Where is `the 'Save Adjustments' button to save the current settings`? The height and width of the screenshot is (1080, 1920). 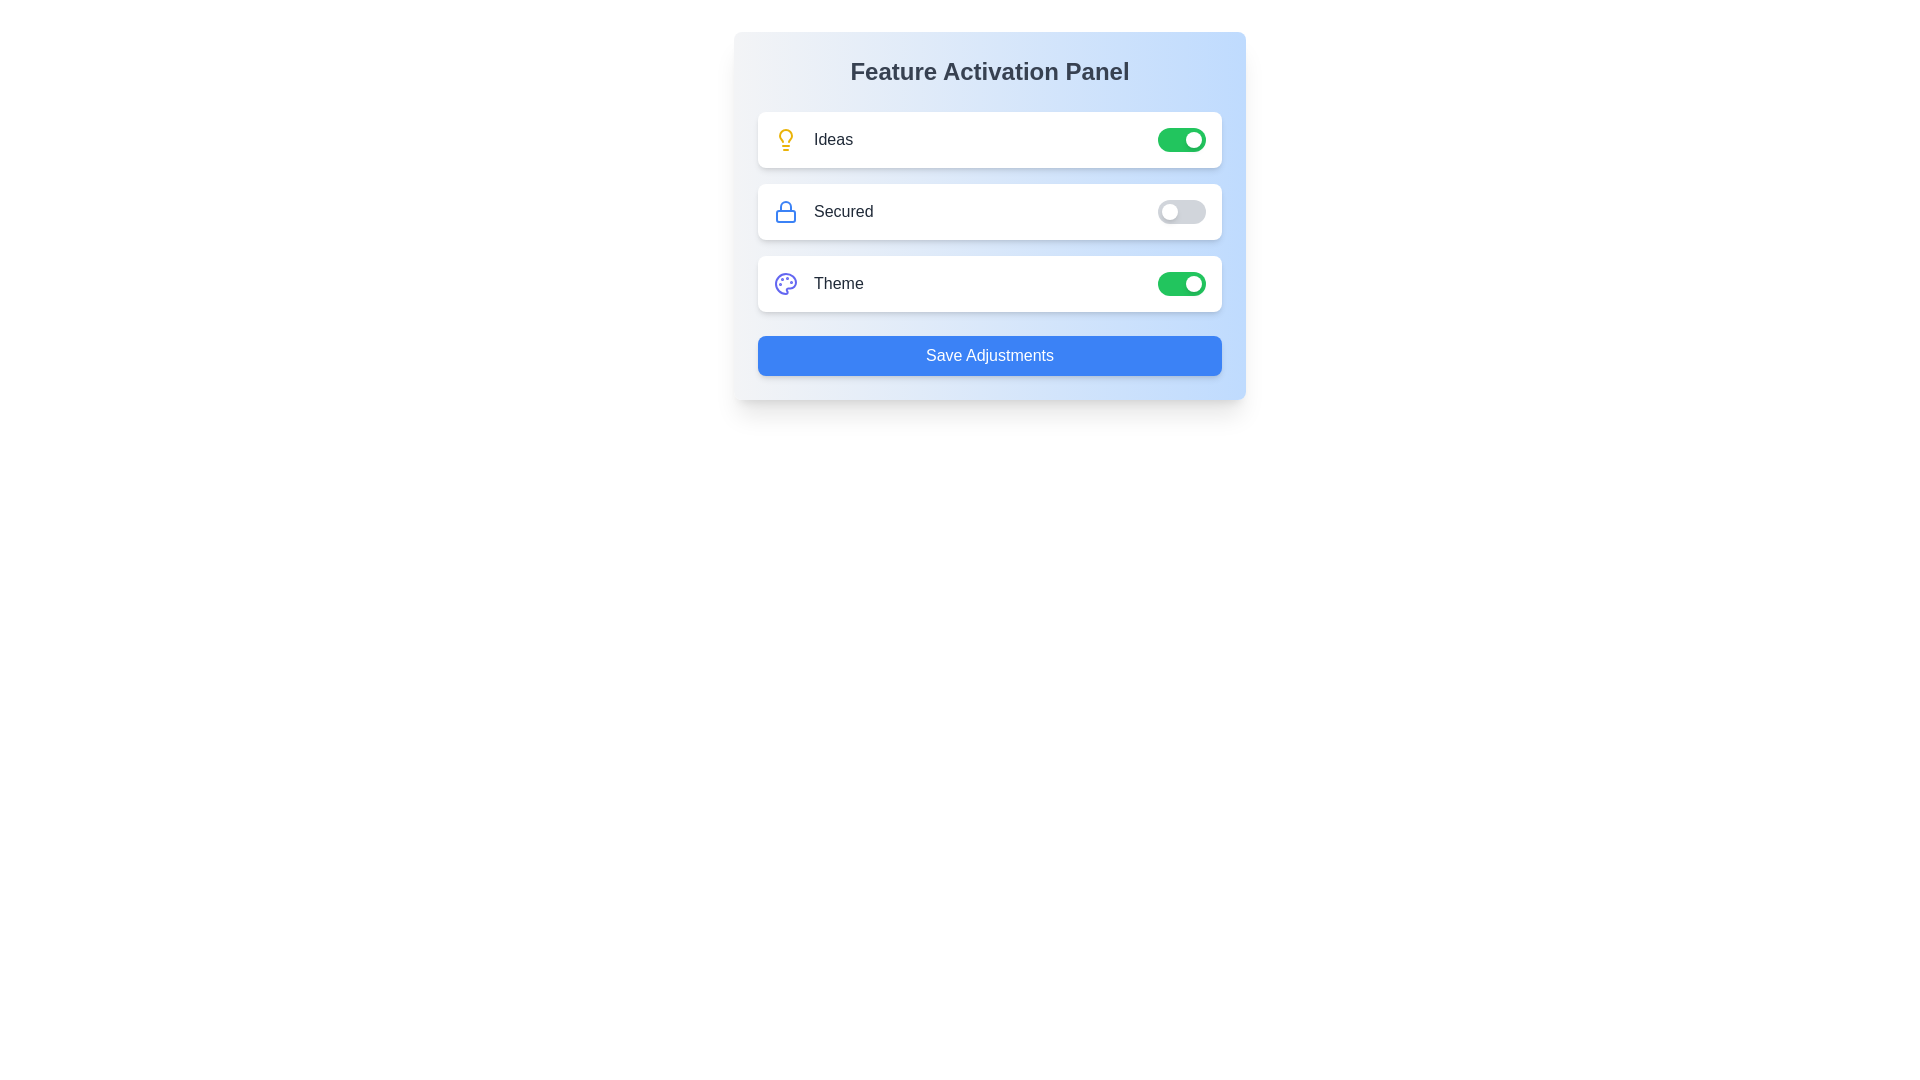 the 'Save Adjustments' button to save the current settings is located at coordinates (989, 354).